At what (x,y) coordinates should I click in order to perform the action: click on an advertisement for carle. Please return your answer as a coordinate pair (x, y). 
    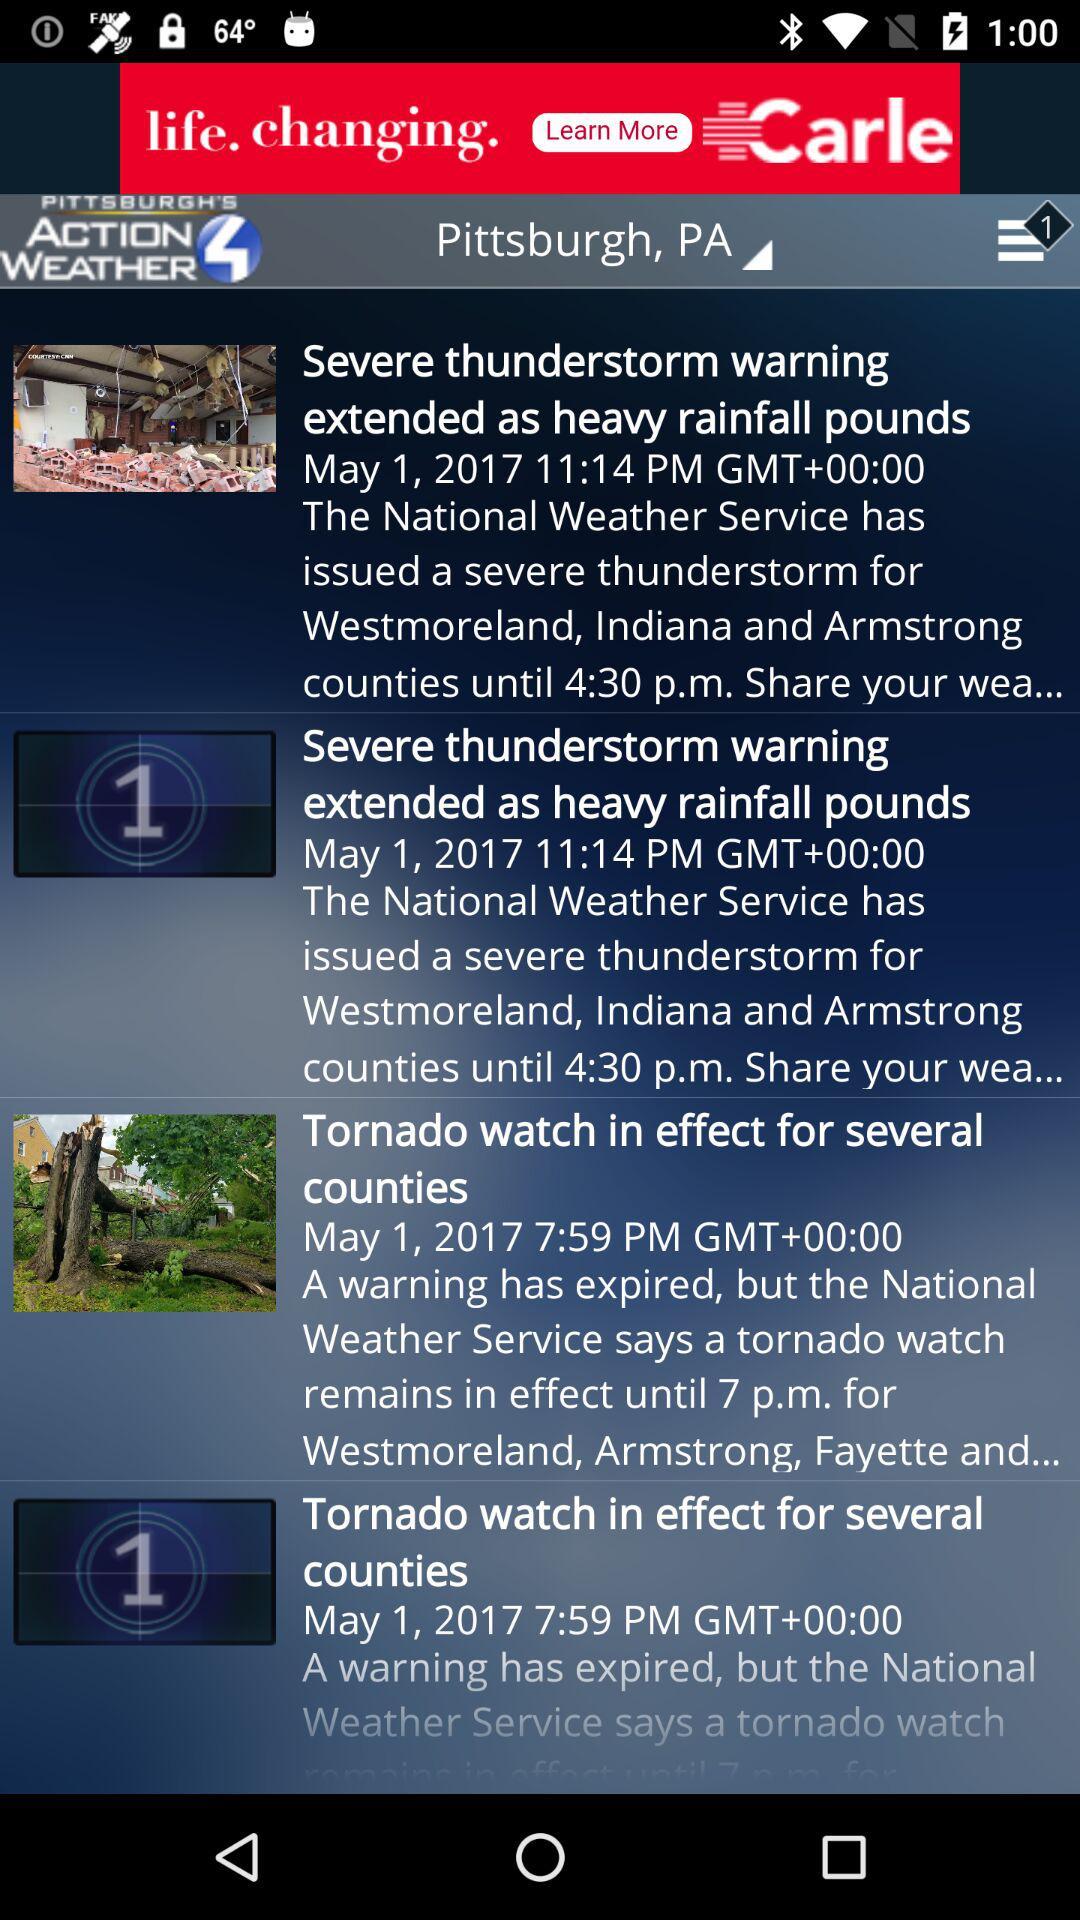
    Looking at the image, I should click on (540, 127).